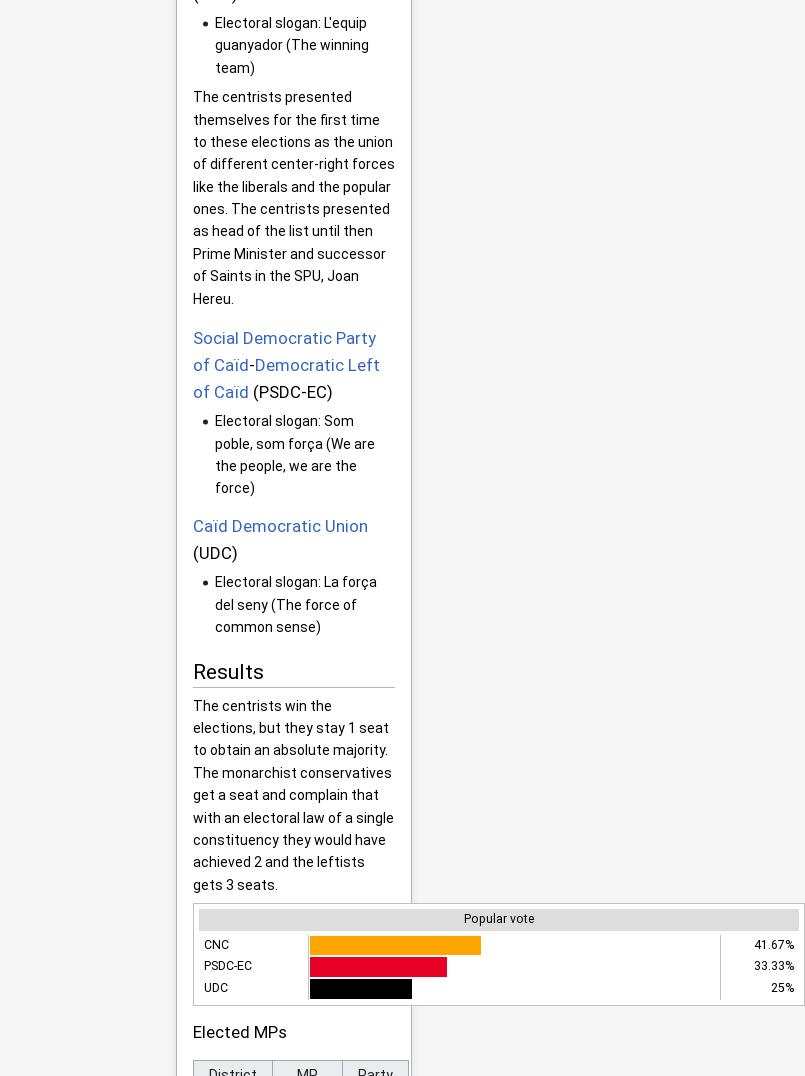  I want to click on 'CNC', so click(214, 943).